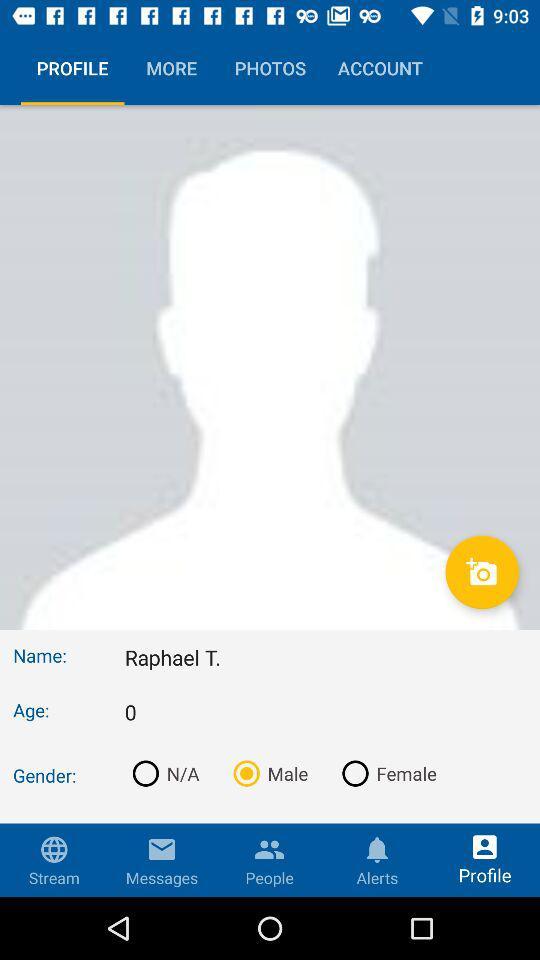 The height and width of the screenshot is (960, 540). Describe the element at coordinates (161, 772) in the screenshot. I see `item below 0` at that location.